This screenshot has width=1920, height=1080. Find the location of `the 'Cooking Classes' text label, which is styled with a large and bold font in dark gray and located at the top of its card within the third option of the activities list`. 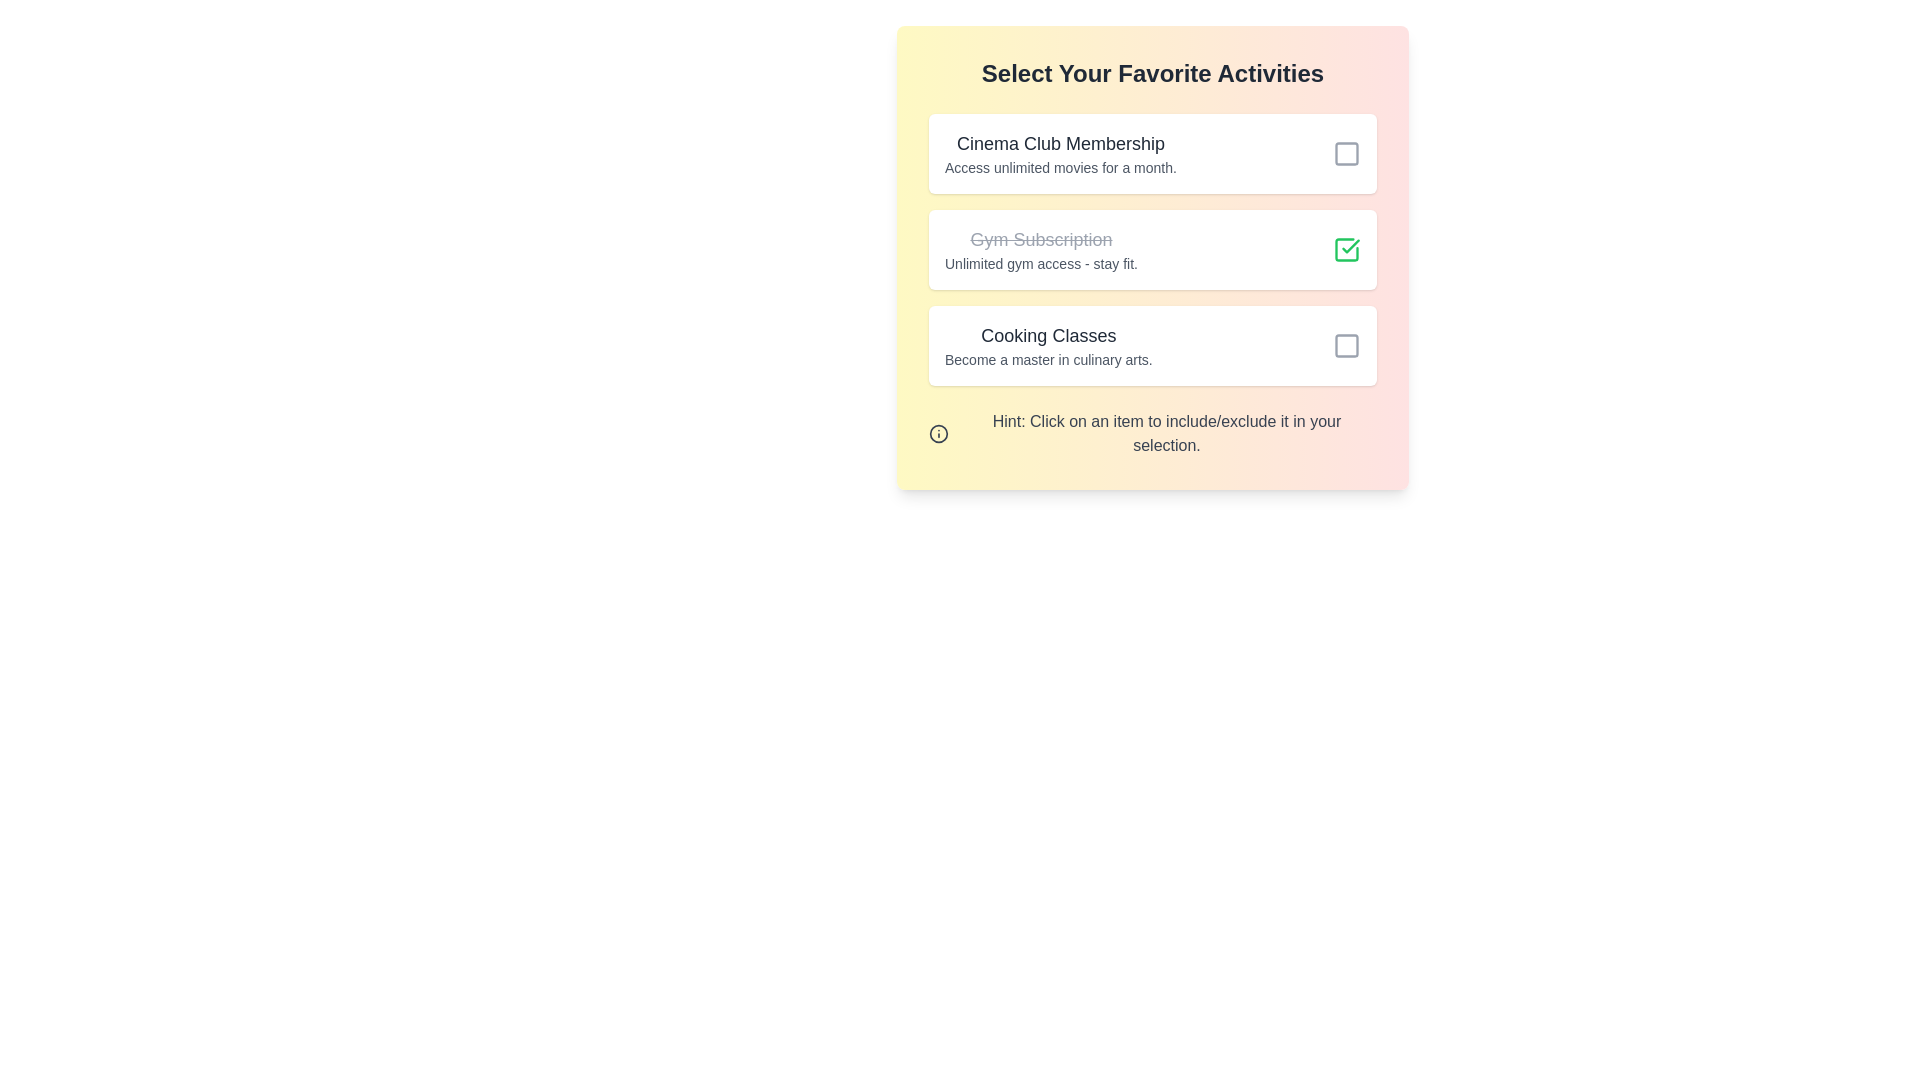

the 'Cooking Classes' text label, which is styled with a large and bold font in dark gray and located at the top of its card within the third option of the activities list is located at coordinates (1047, 334).